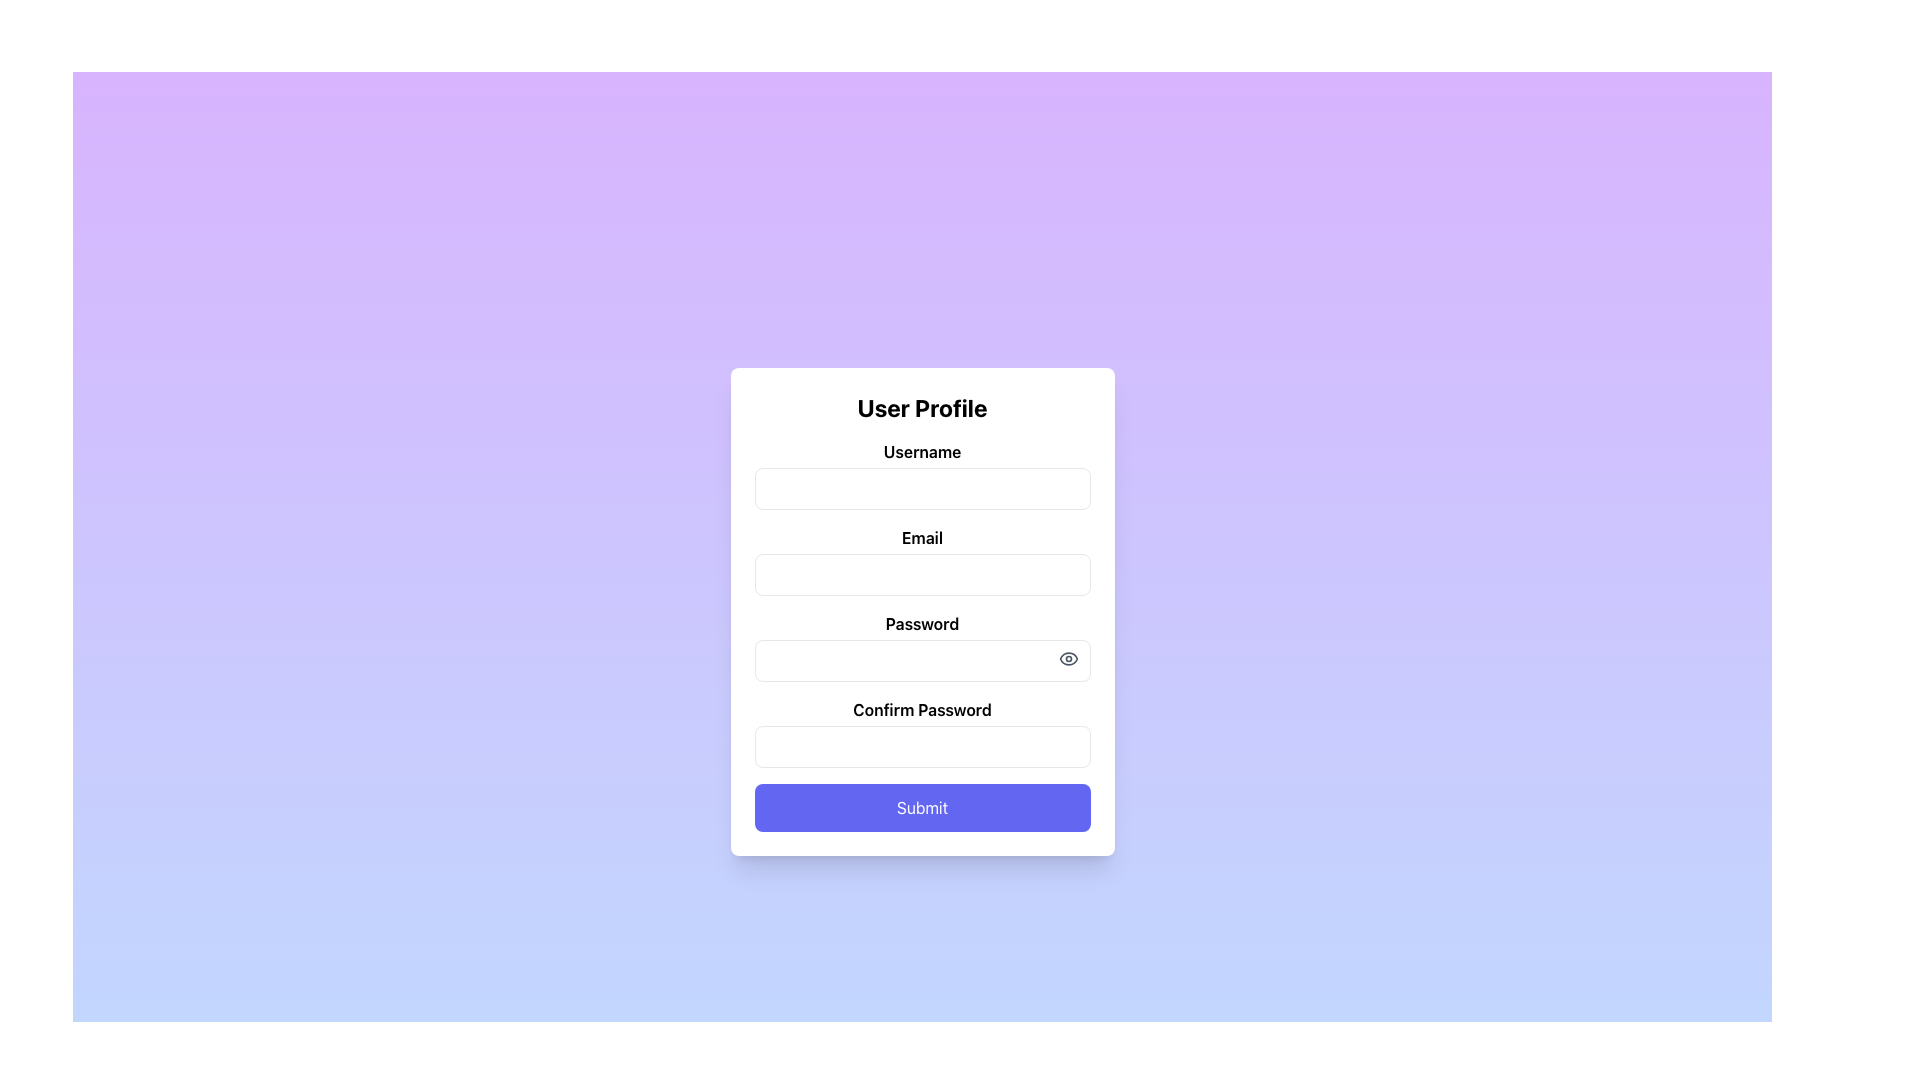  Describe the element at coordinates (921, 474) in the screenshot. I see `the 'Username' input field to focus on it, which is styled with rounded corners and an indigo outline when focused` at that location.